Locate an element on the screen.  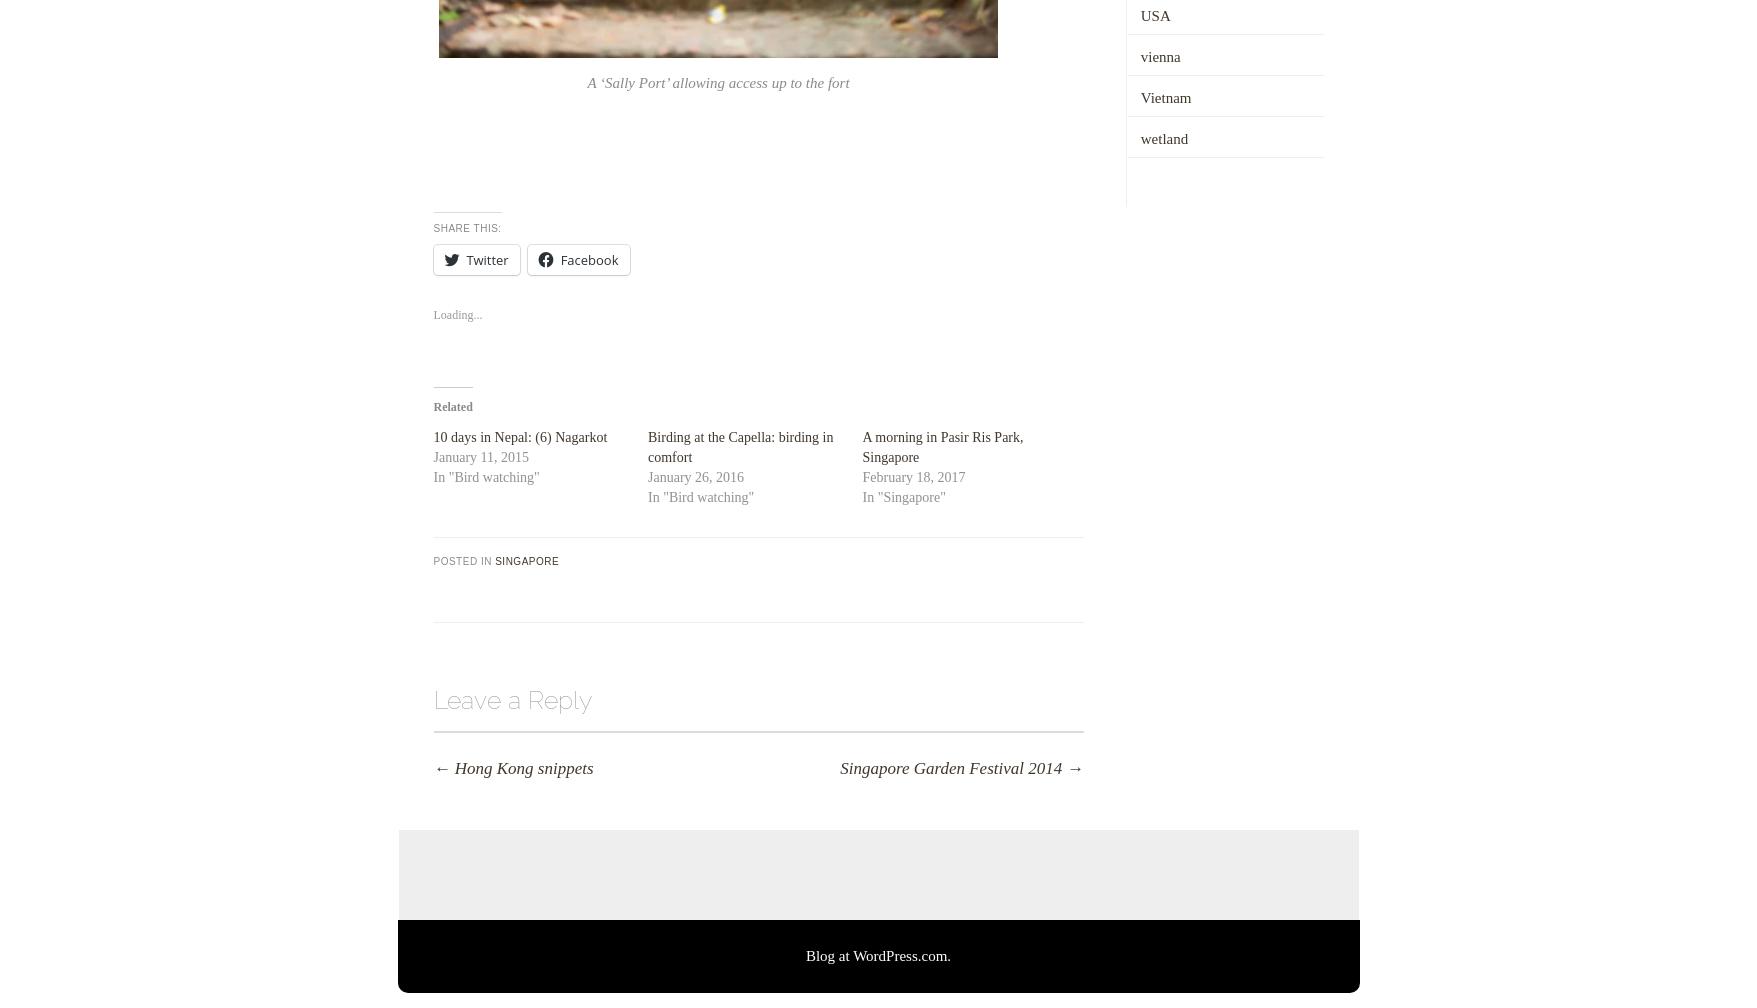
'vienna' is located at coordinates (1158, 56).